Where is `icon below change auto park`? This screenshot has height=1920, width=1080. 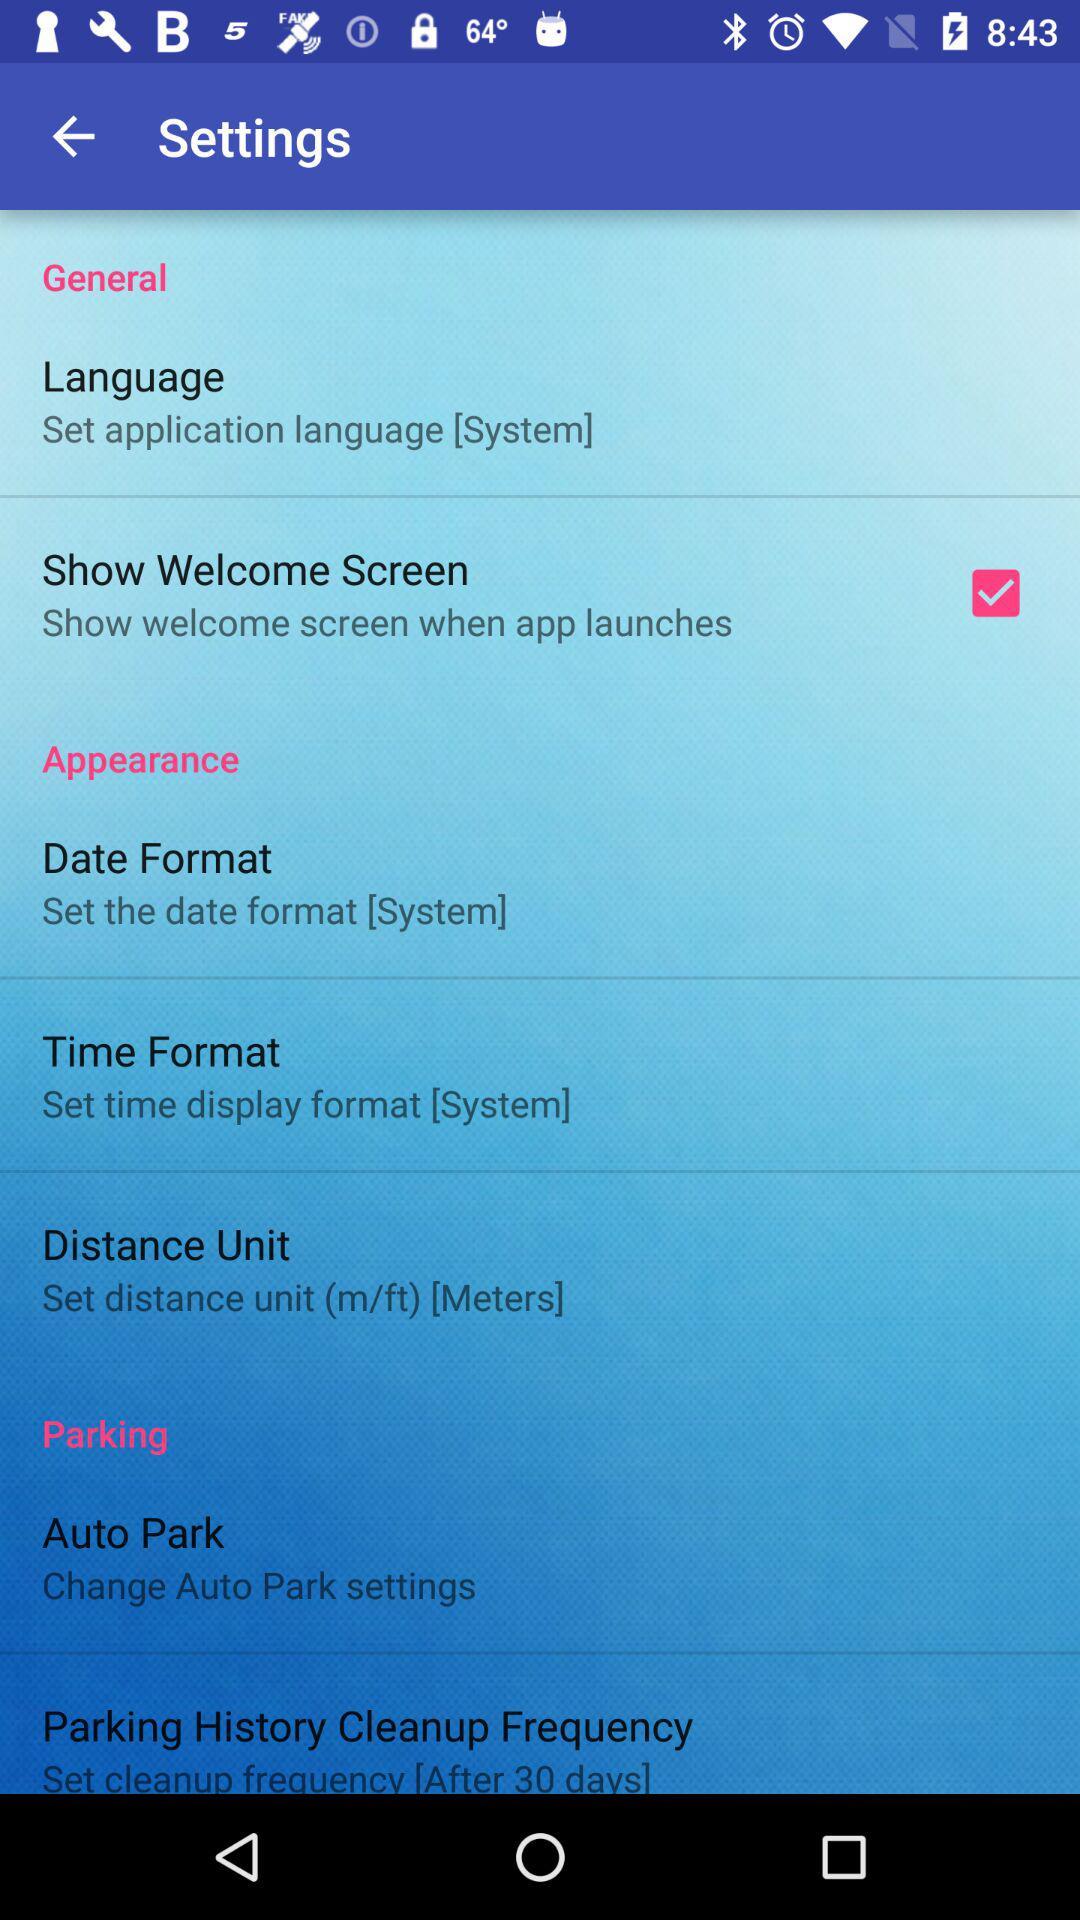
icon below change auto park is located at coordinates (367, 1723).